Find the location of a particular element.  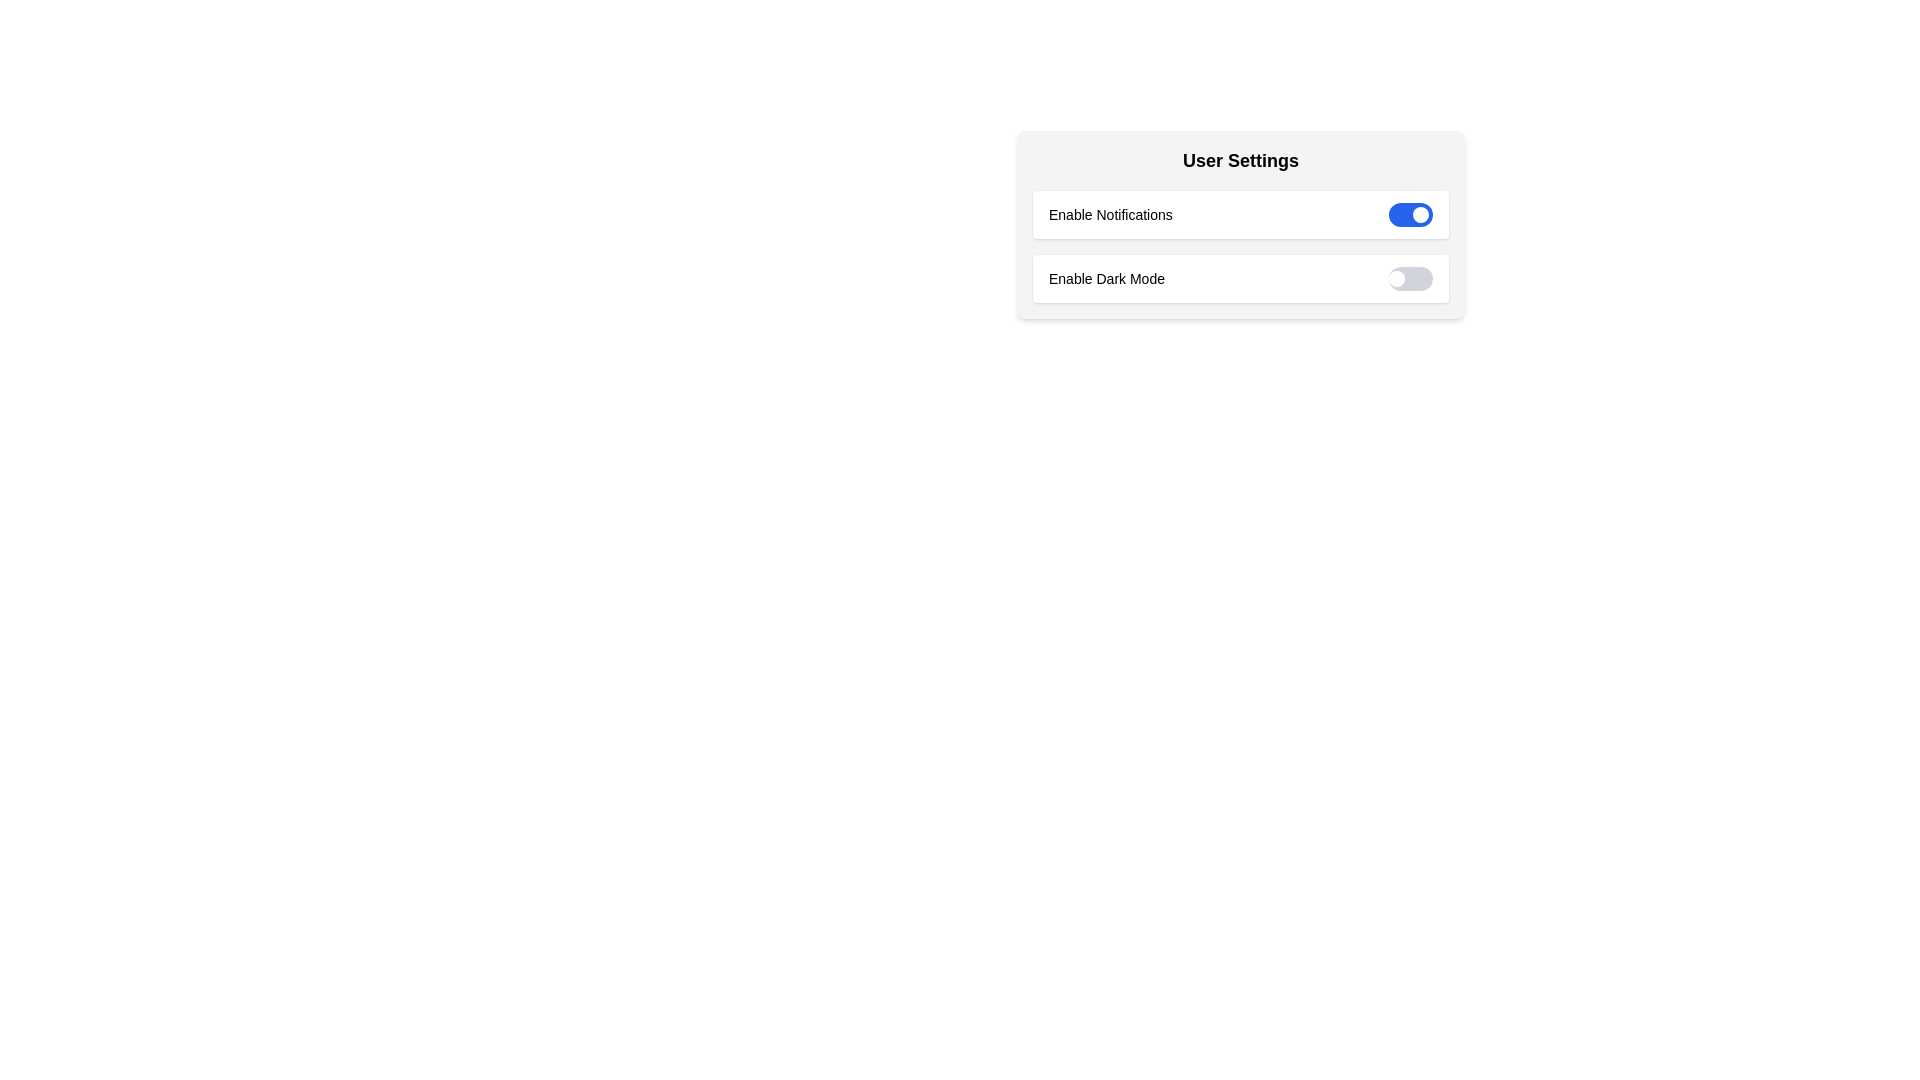

text label that describes the purpose of the adjacent toggle switch for enabling or disabling notifications is located at coordinates (1109, 215).